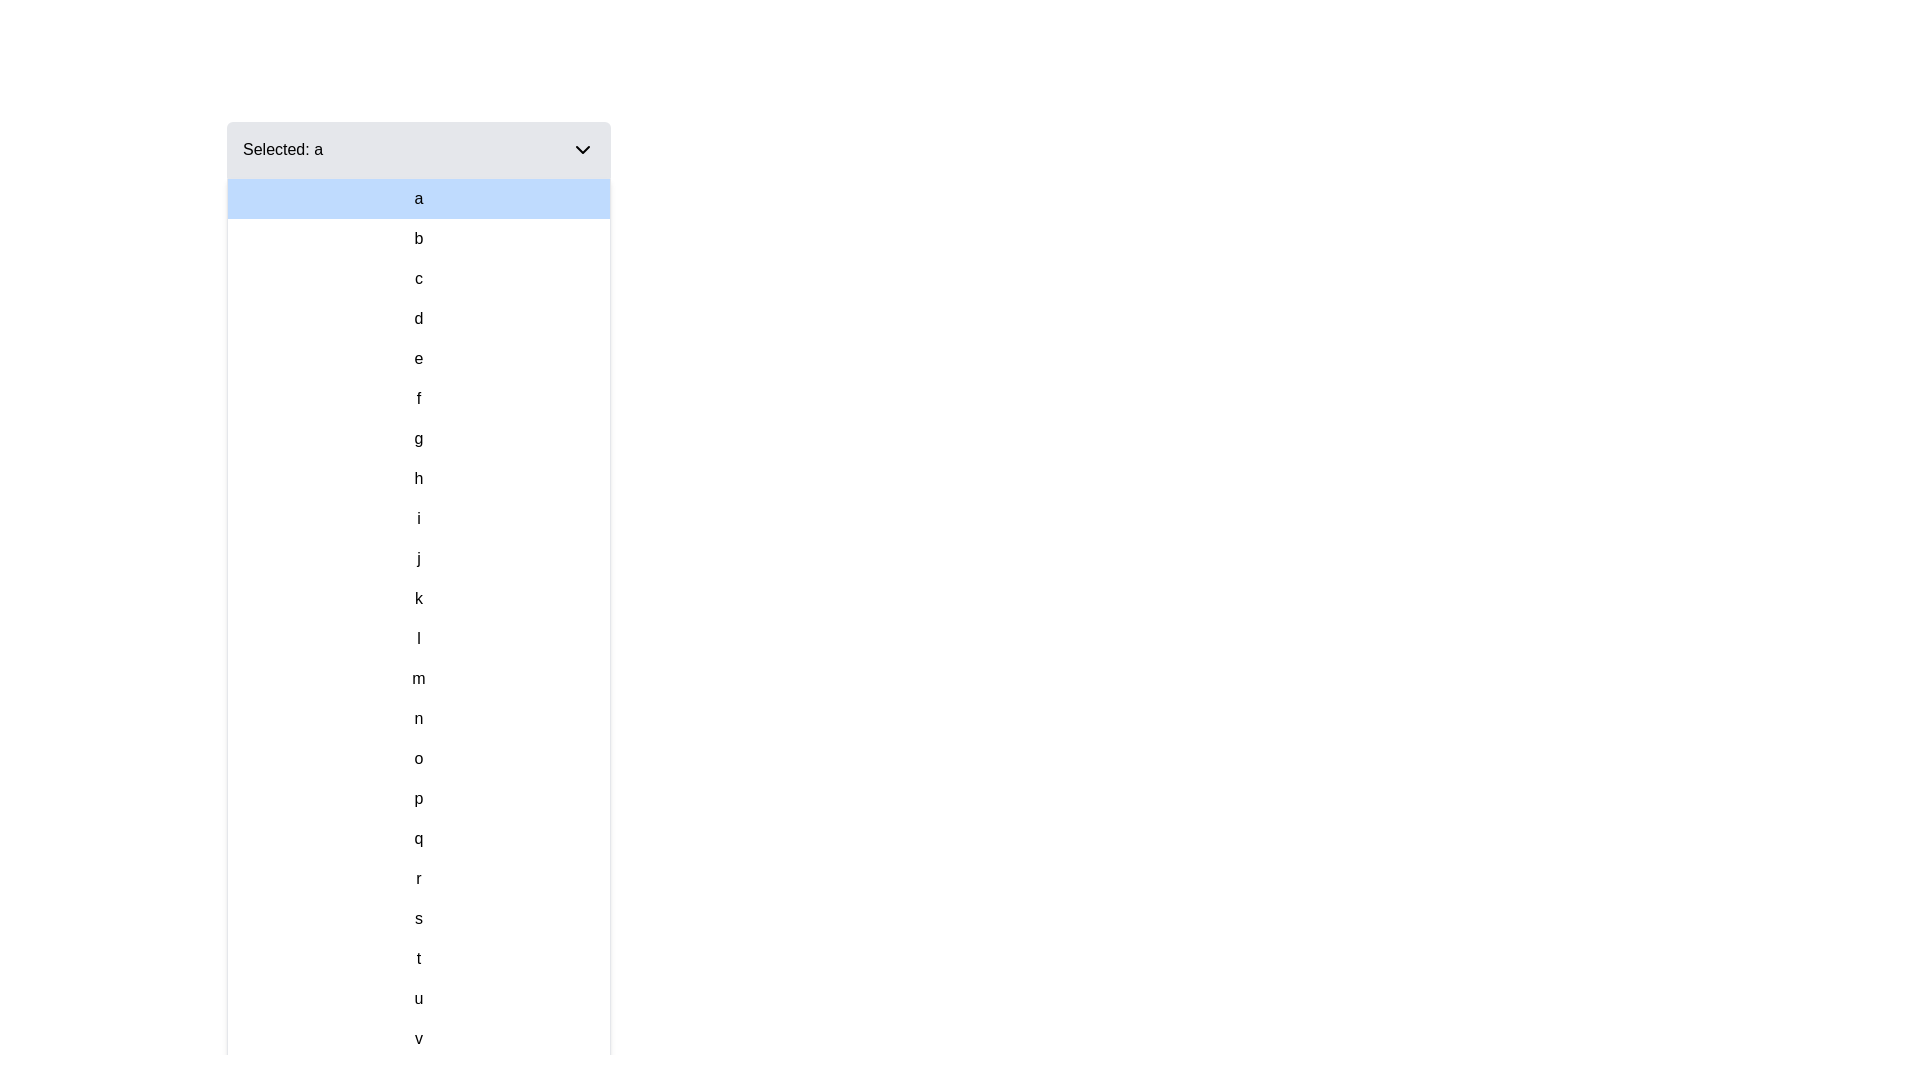 The width and height of the screenshot is (1920, 1080). I want to click on the Dropdown trigger area located at the top of the dropdown menu, so click(417, 149).